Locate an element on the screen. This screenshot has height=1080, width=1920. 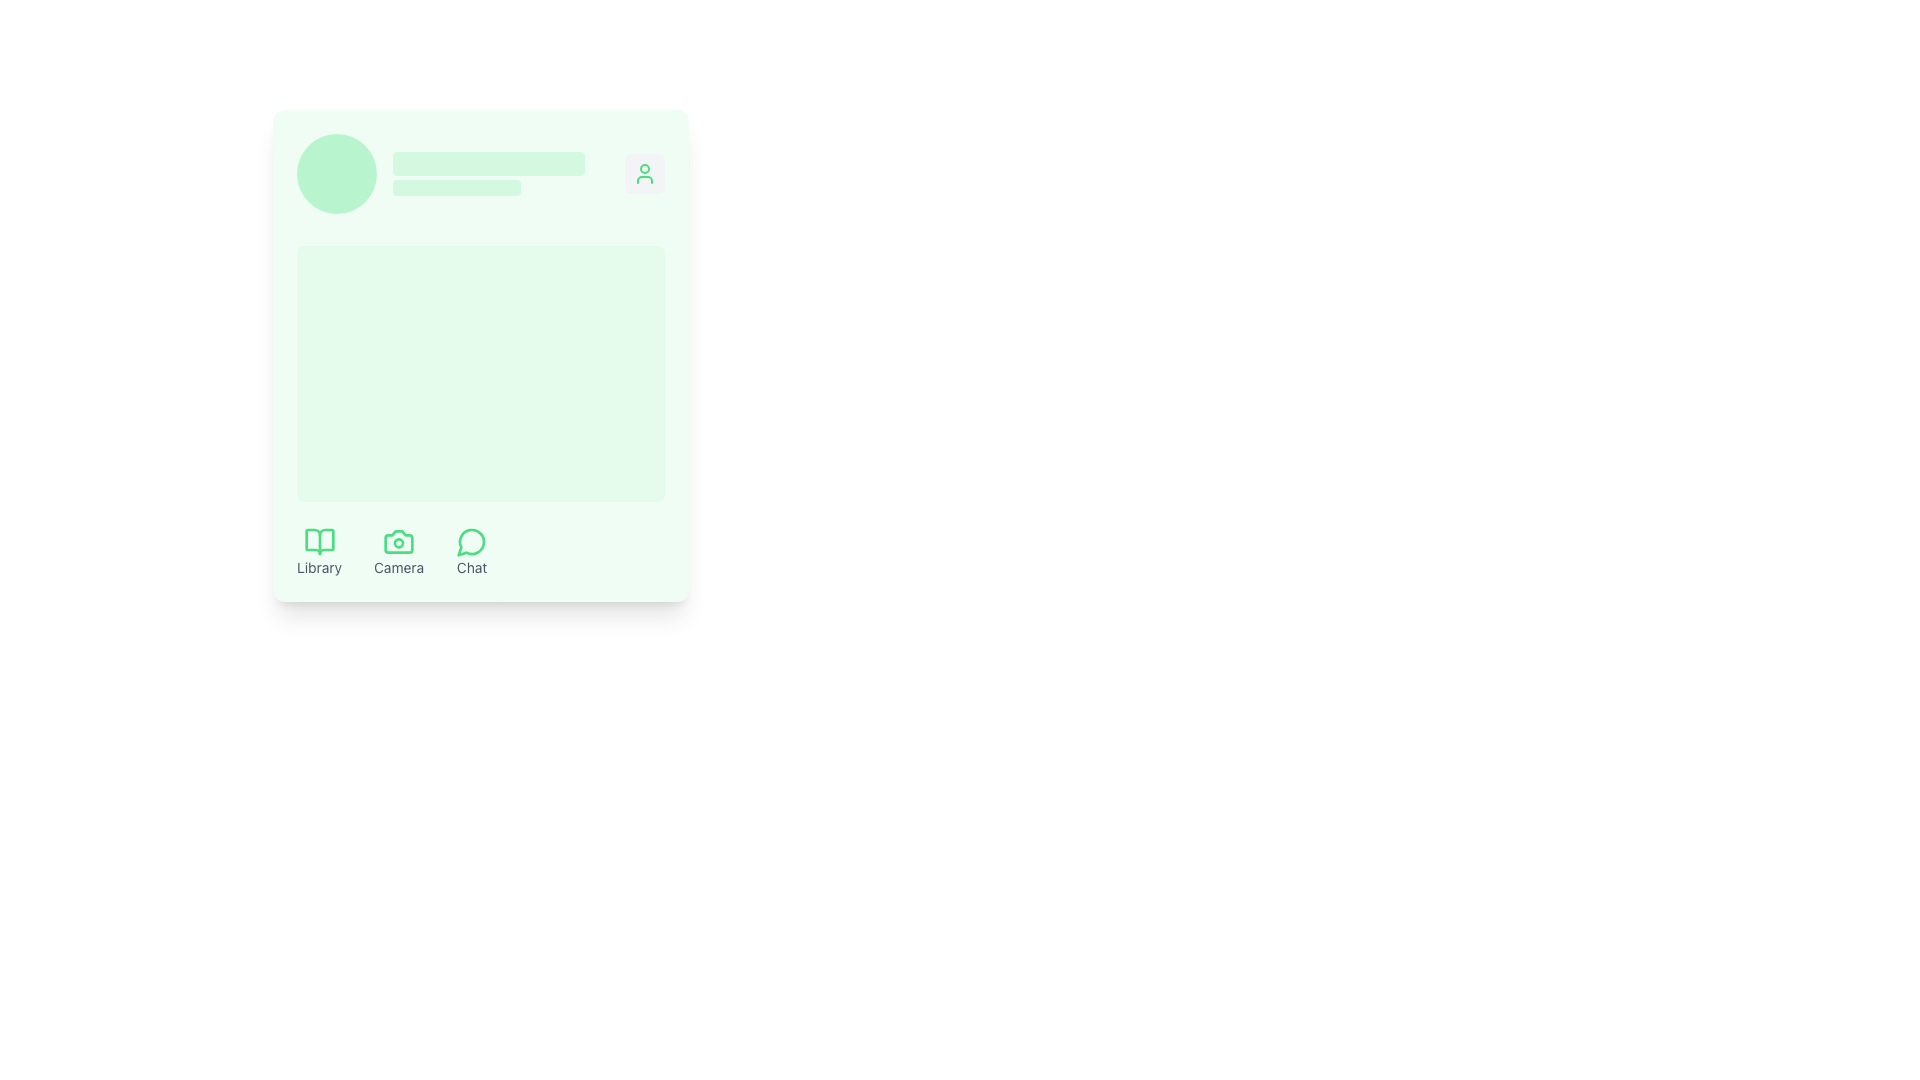
the 'Chat' text label displayed in a small sans-serif font and styled with a light gray color, located below a green chat bubble icon in the bottom navigation bar is located at coordinates (471, 567).